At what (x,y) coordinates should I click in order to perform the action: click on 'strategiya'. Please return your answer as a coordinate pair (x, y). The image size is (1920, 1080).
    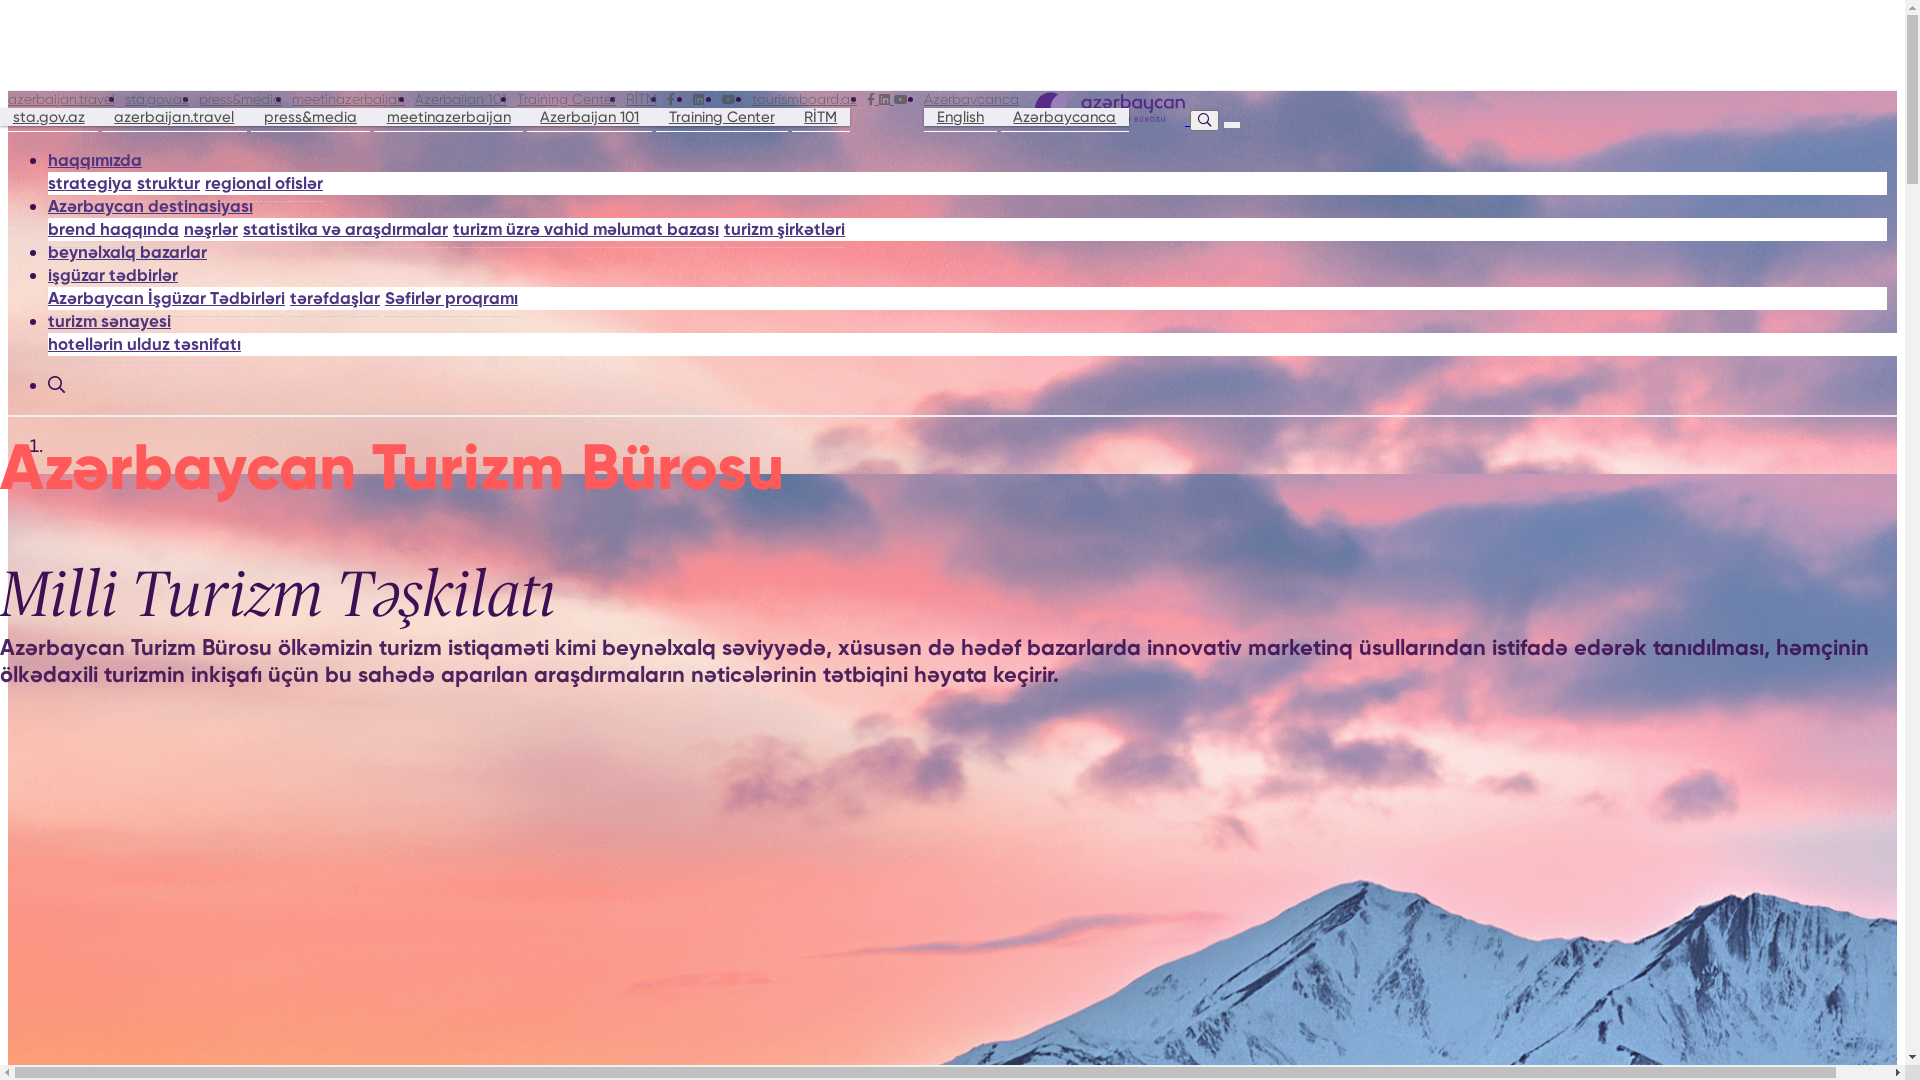
    Looking at the image, I should click on (89, 185).